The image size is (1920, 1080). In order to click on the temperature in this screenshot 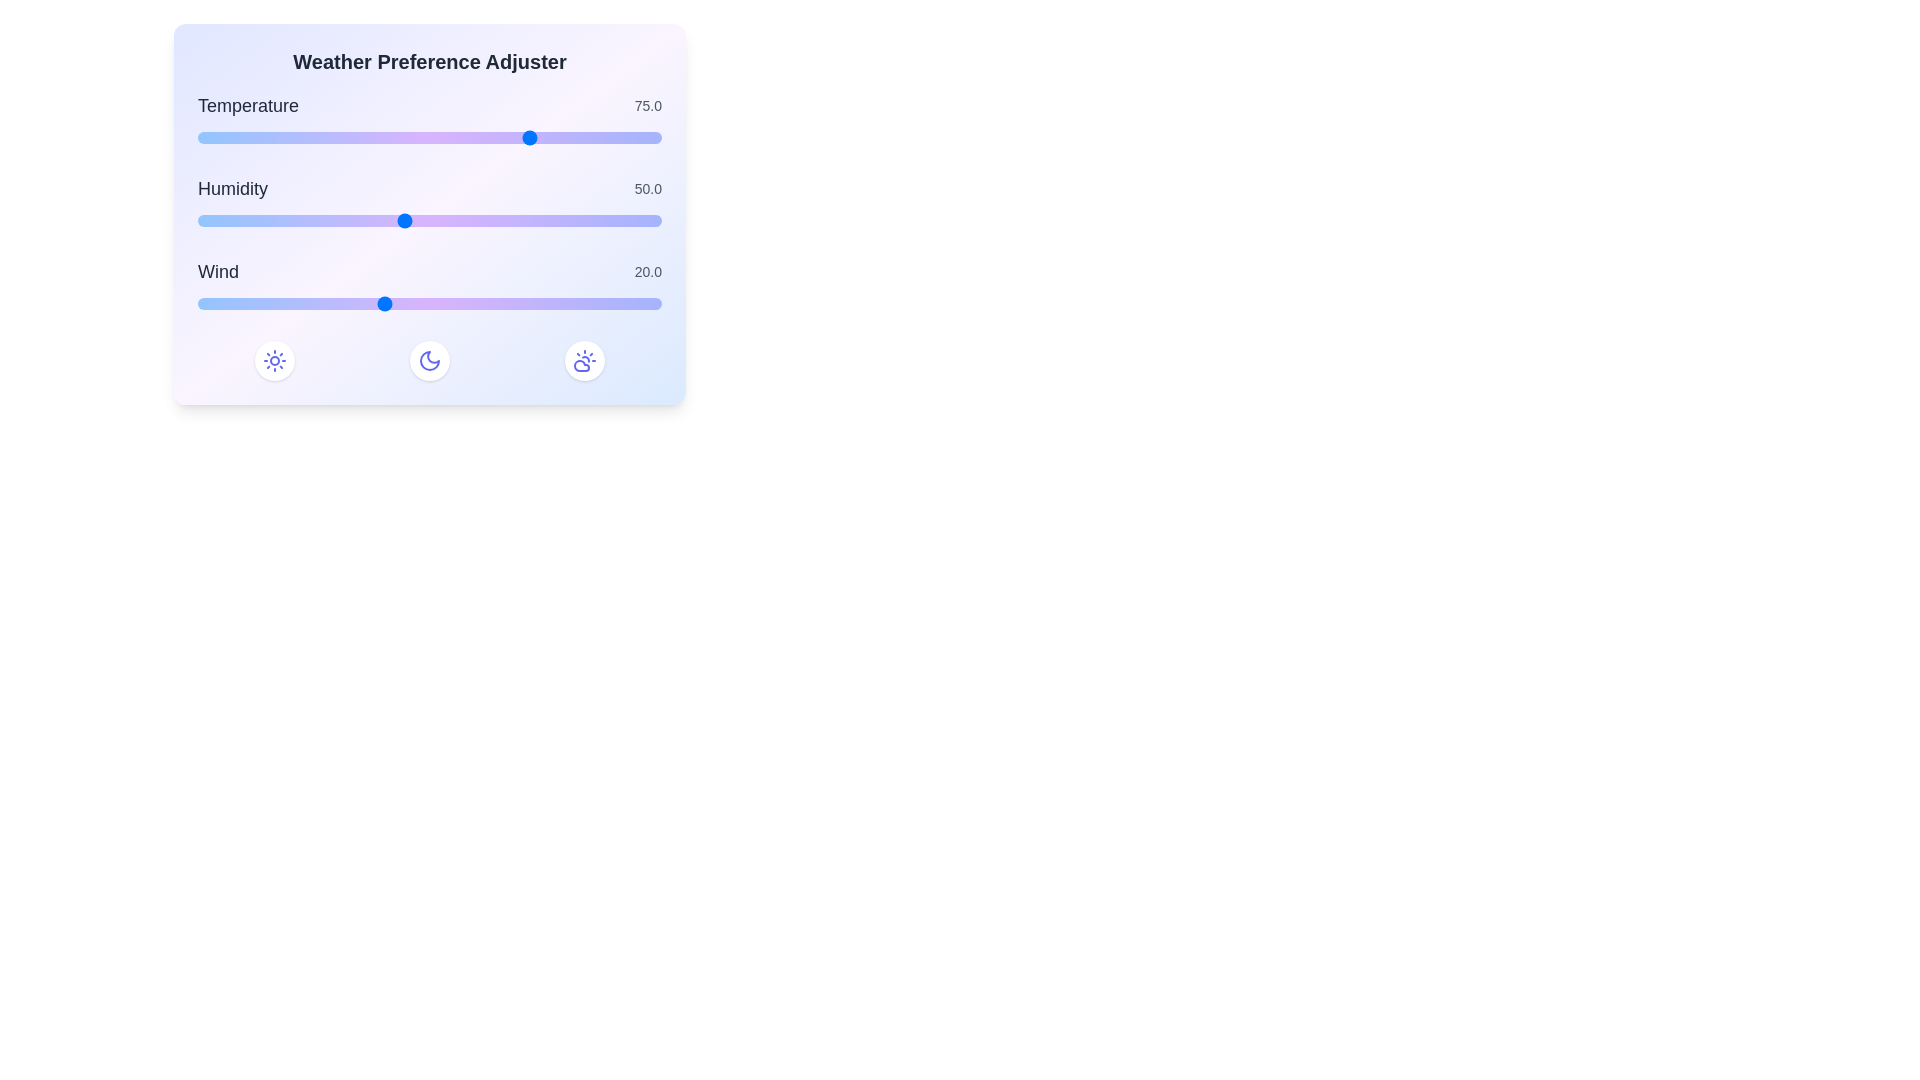, I will do `click(228, 137)`.